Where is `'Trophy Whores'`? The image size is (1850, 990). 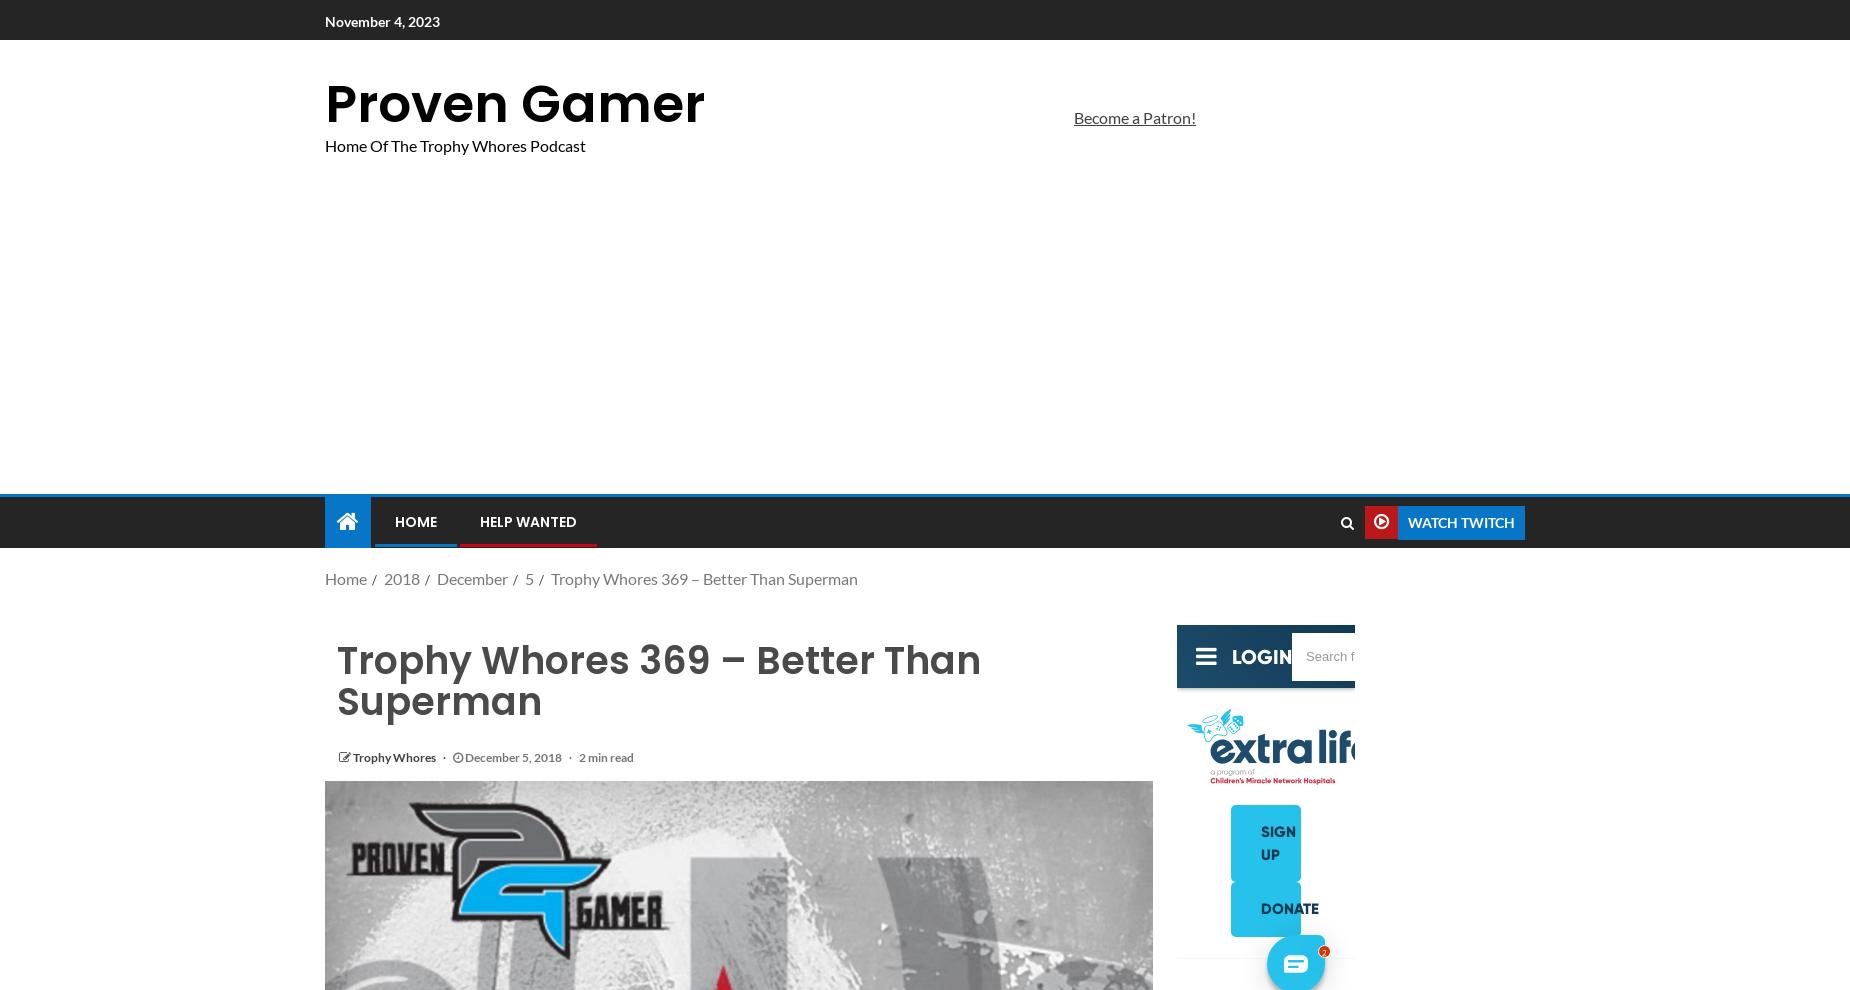 'Trophy Whores' is located at coordinates (394, 757).